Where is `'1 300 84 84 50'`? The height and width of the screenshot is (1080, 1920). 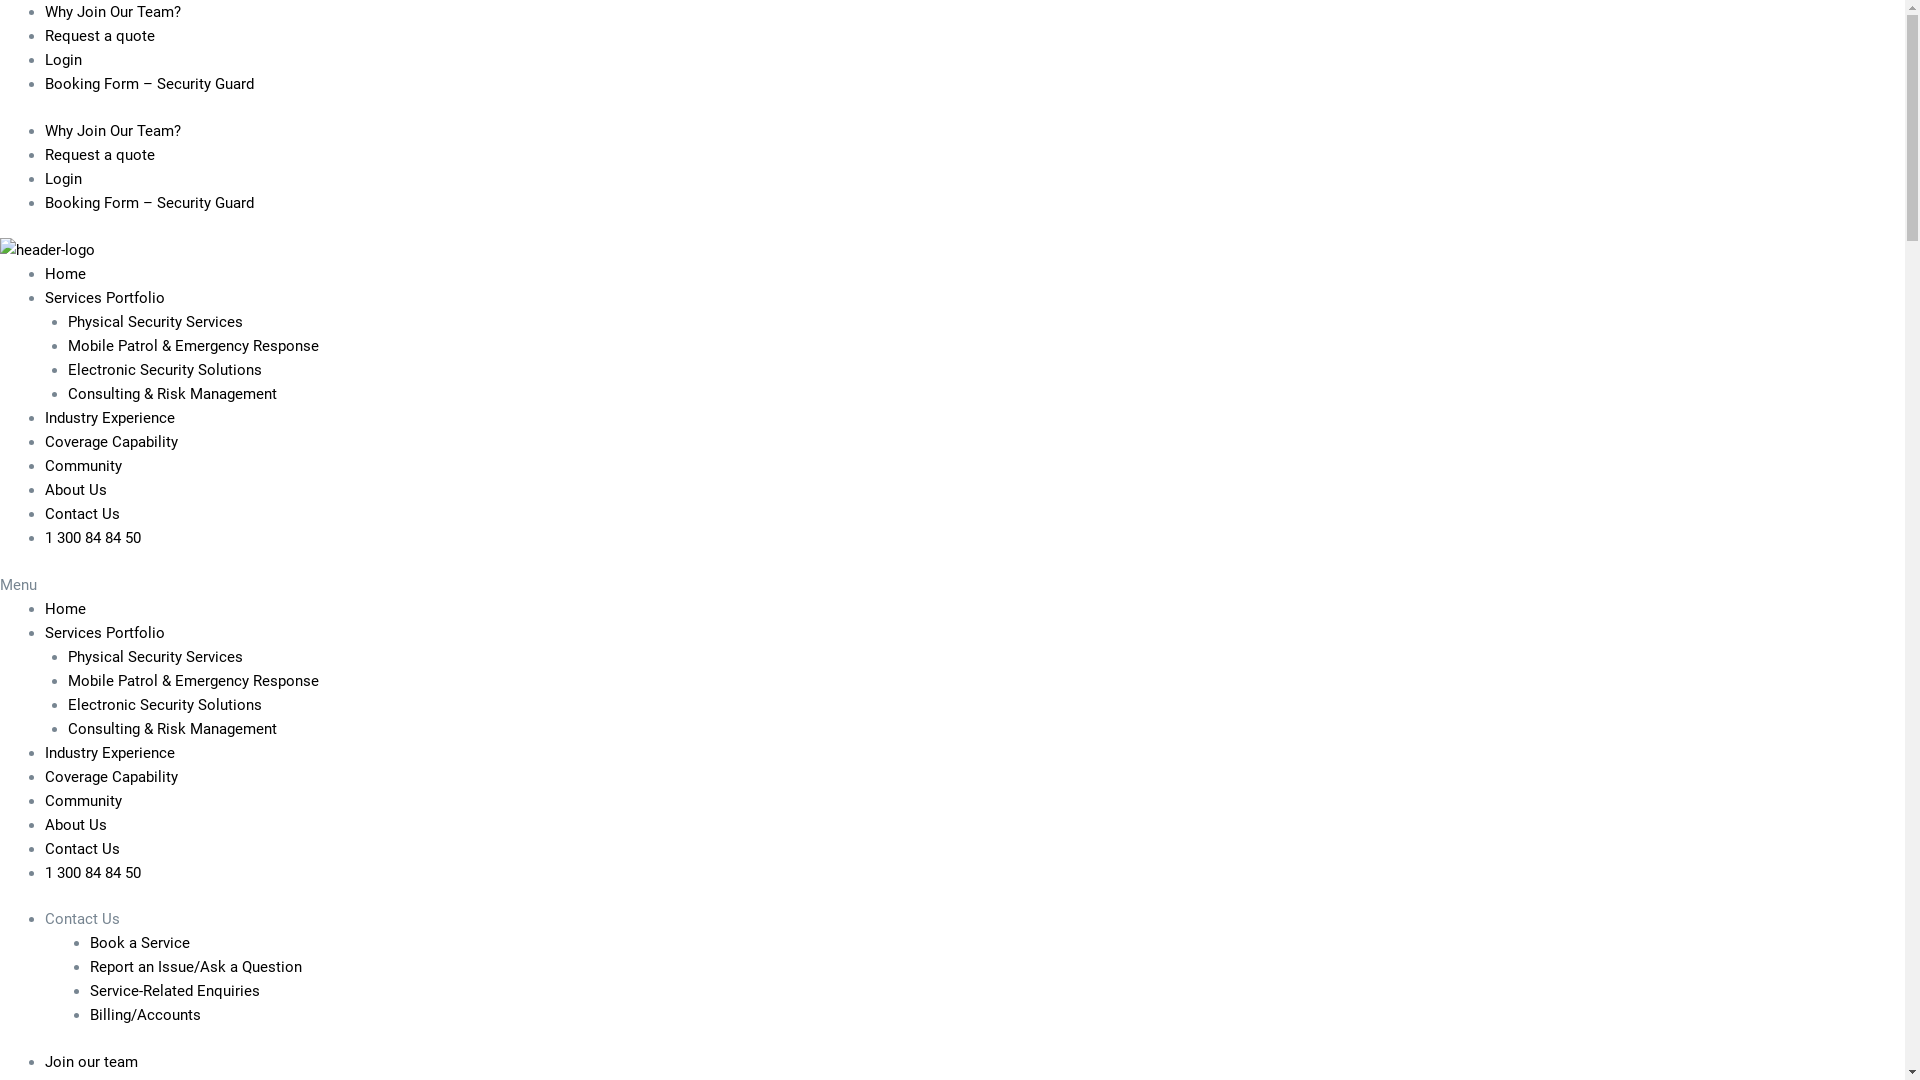
'1 300 84 84 50' is located at coordinates (91, 871).